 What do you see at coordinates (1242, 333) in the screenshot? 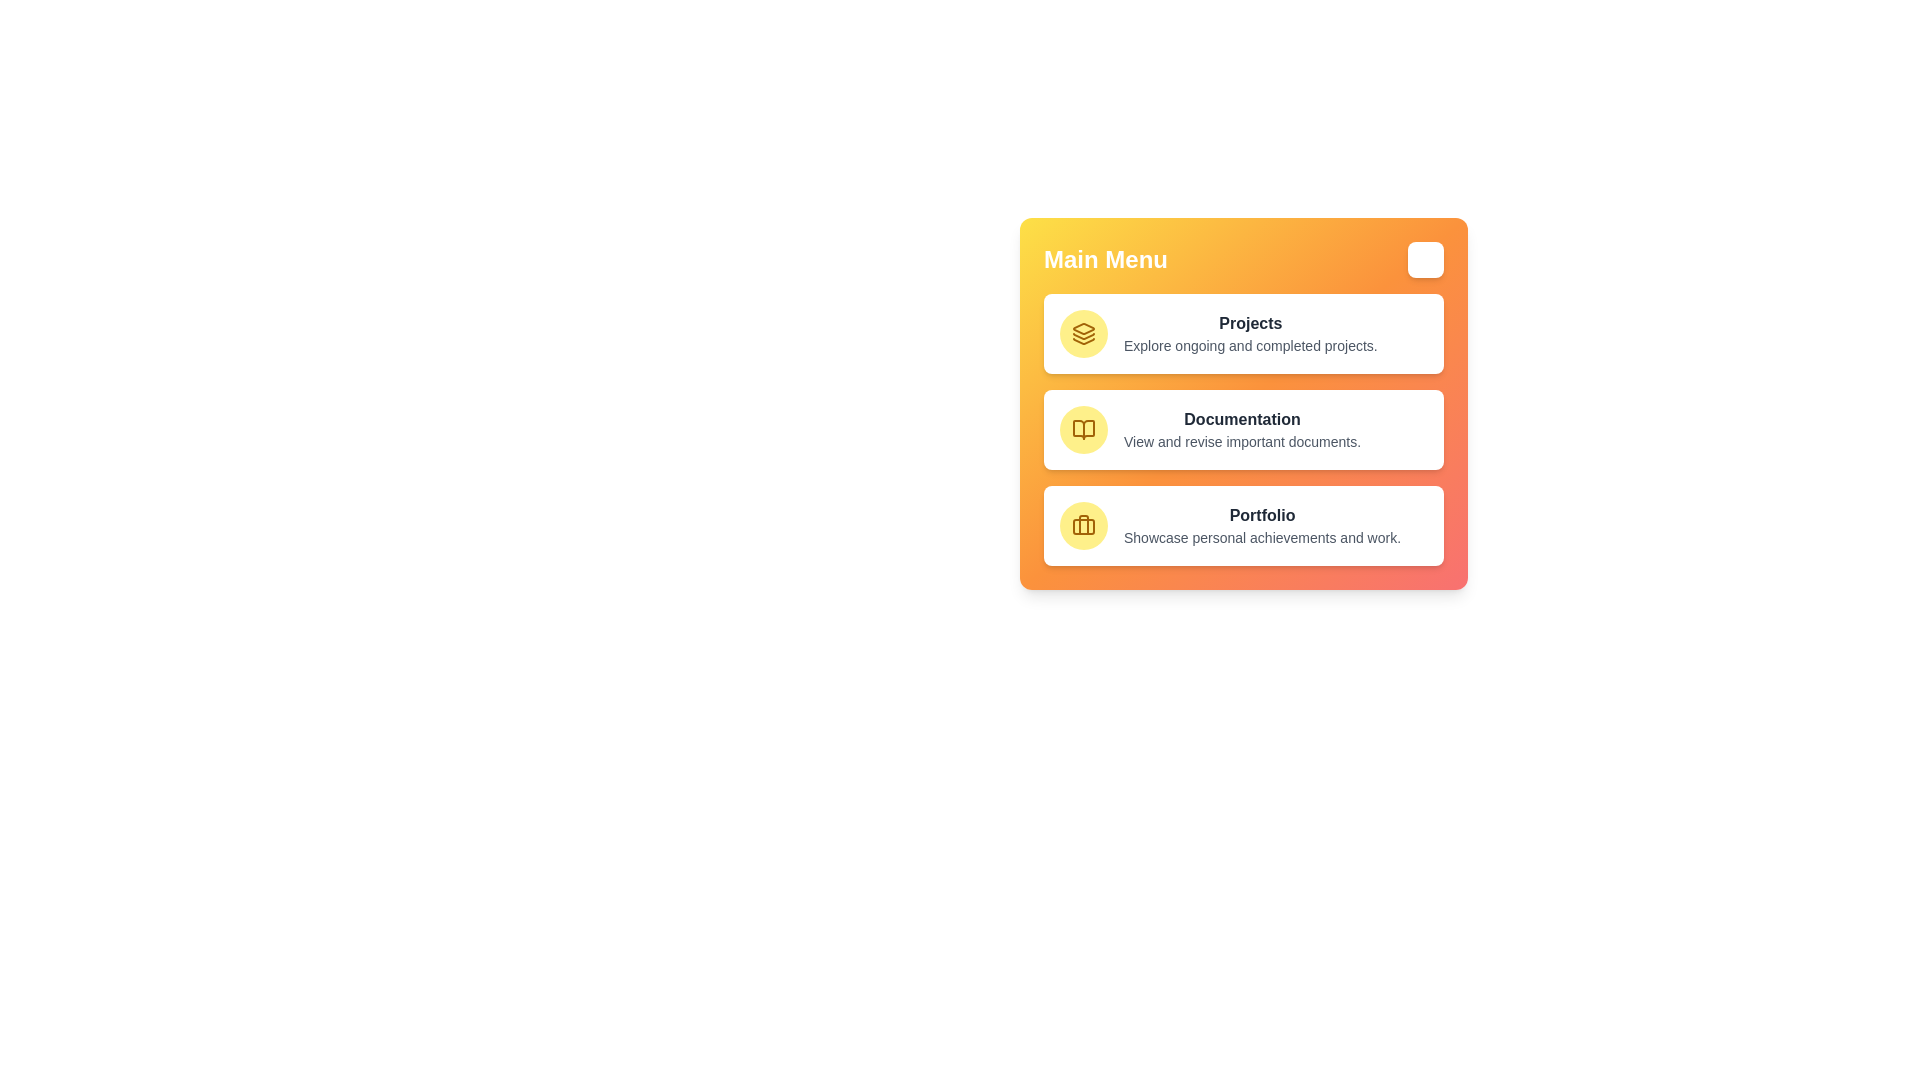
I see `the 'Projects' category to view its details` at bounding box center [1242, 333].